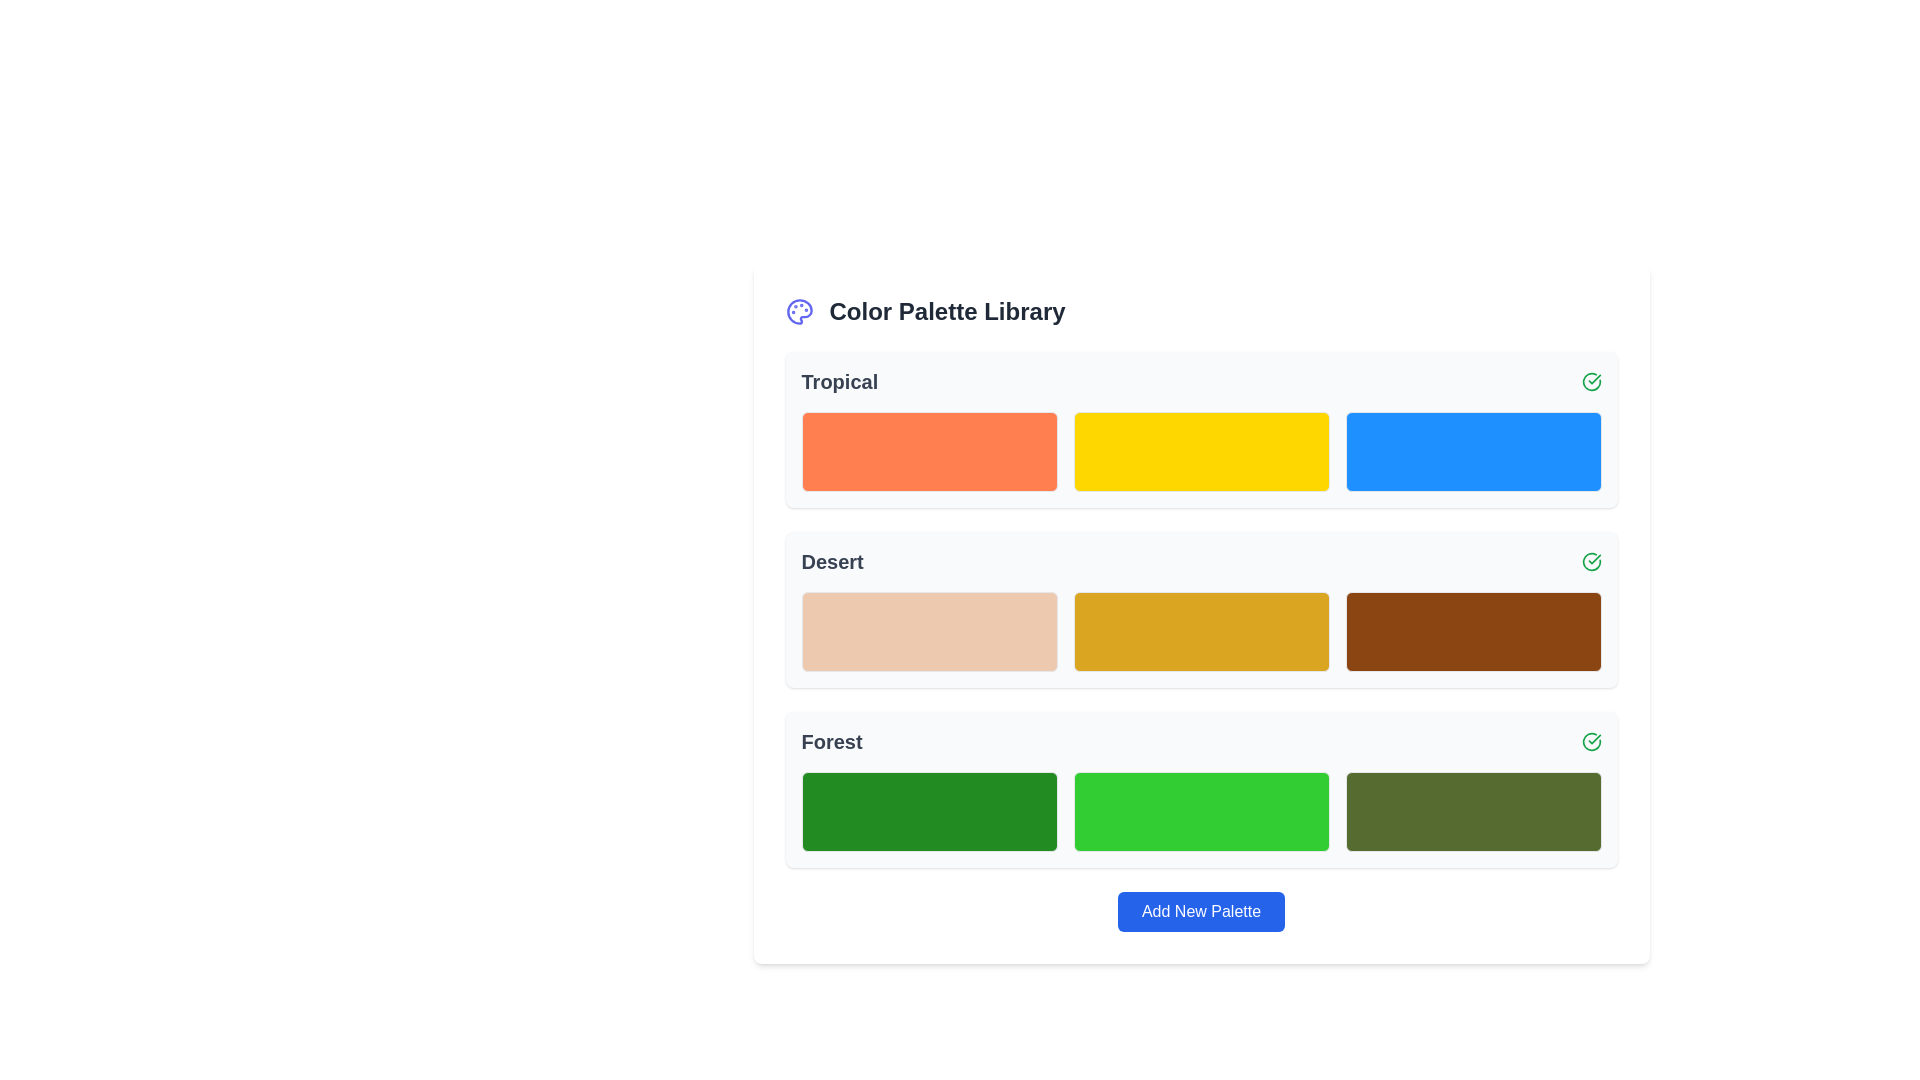 Image resolution: width=1920 pixels, height=1080 pixels. Describe the element at coordinates (1590, 562) in the screenshot. I see `the status confirmation icon indicating the 'Desert' palette located in the 'Color Palette Library' interface, positioned towards the right edge of the title area` at that location.